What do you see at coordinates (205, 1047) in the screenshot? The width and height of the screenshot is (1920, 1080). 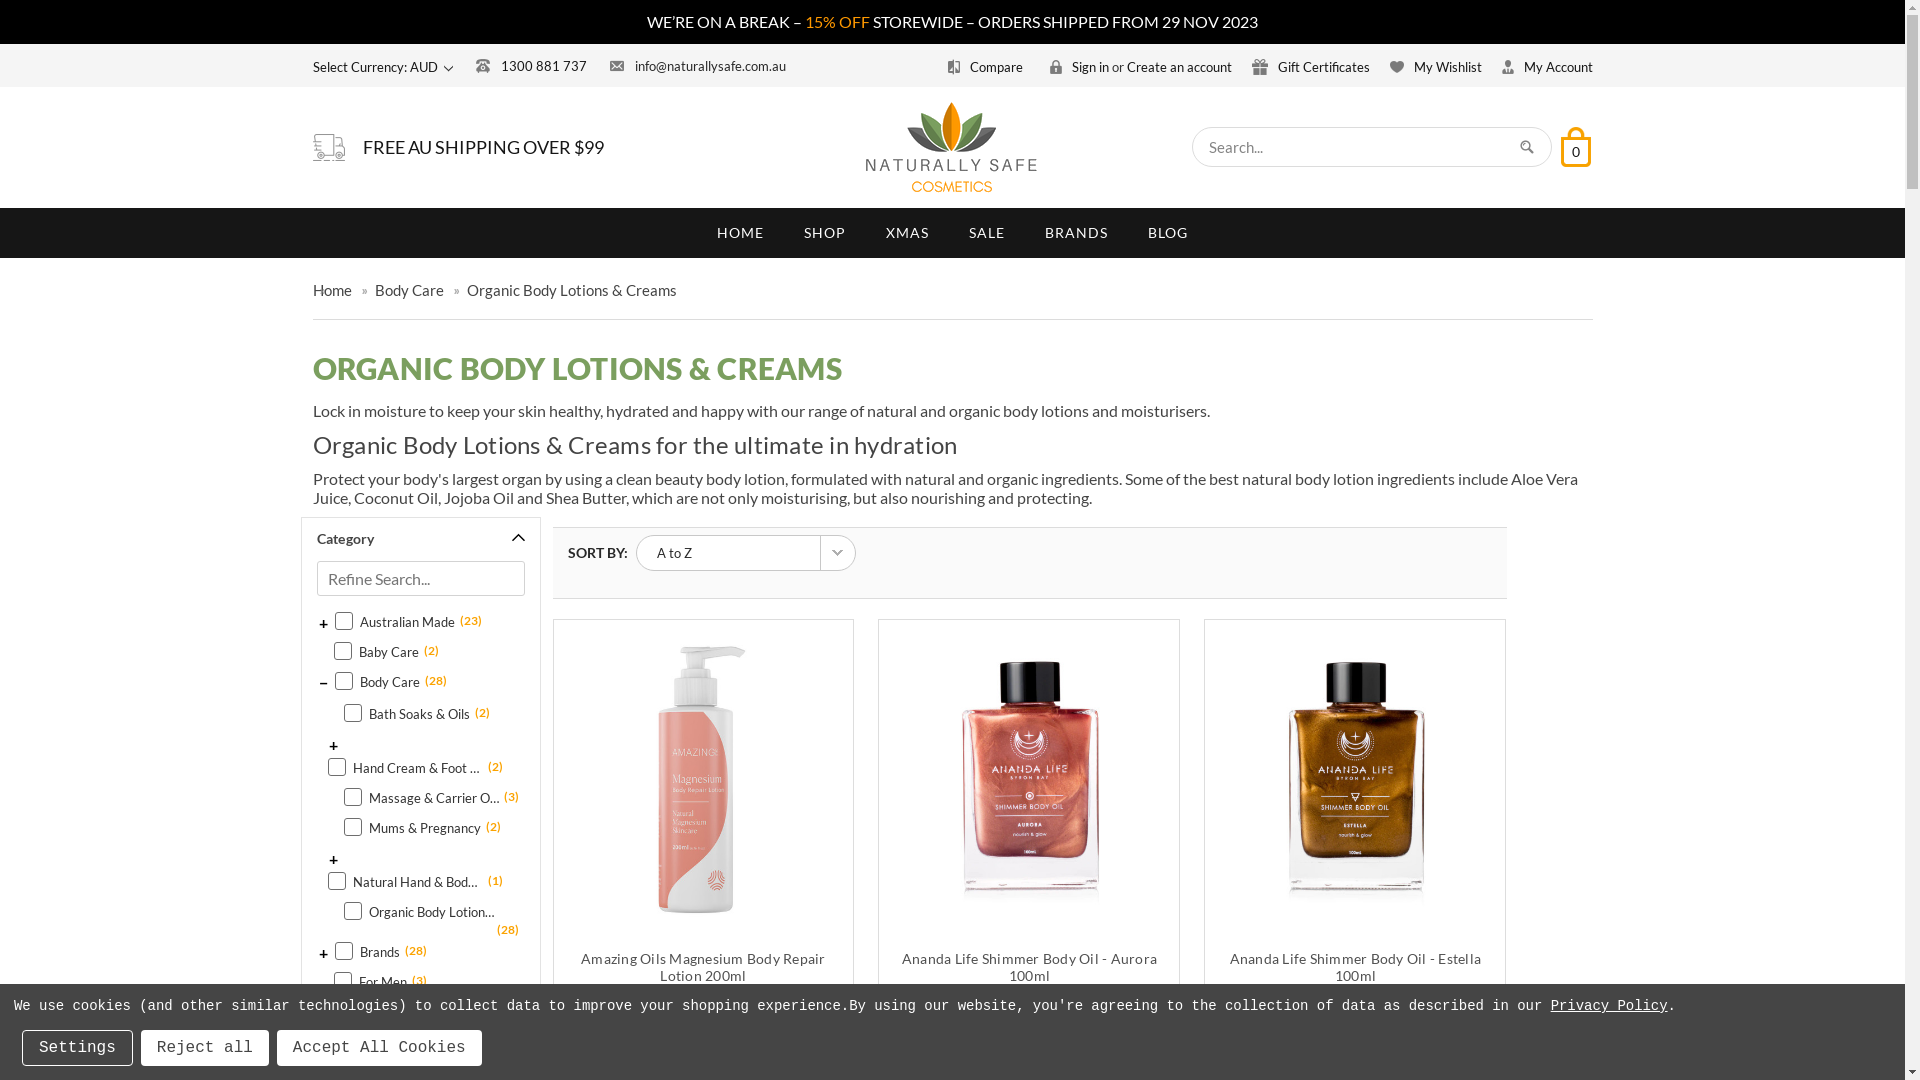 I see `'Reject all'` at bounding box center [205, 1047].